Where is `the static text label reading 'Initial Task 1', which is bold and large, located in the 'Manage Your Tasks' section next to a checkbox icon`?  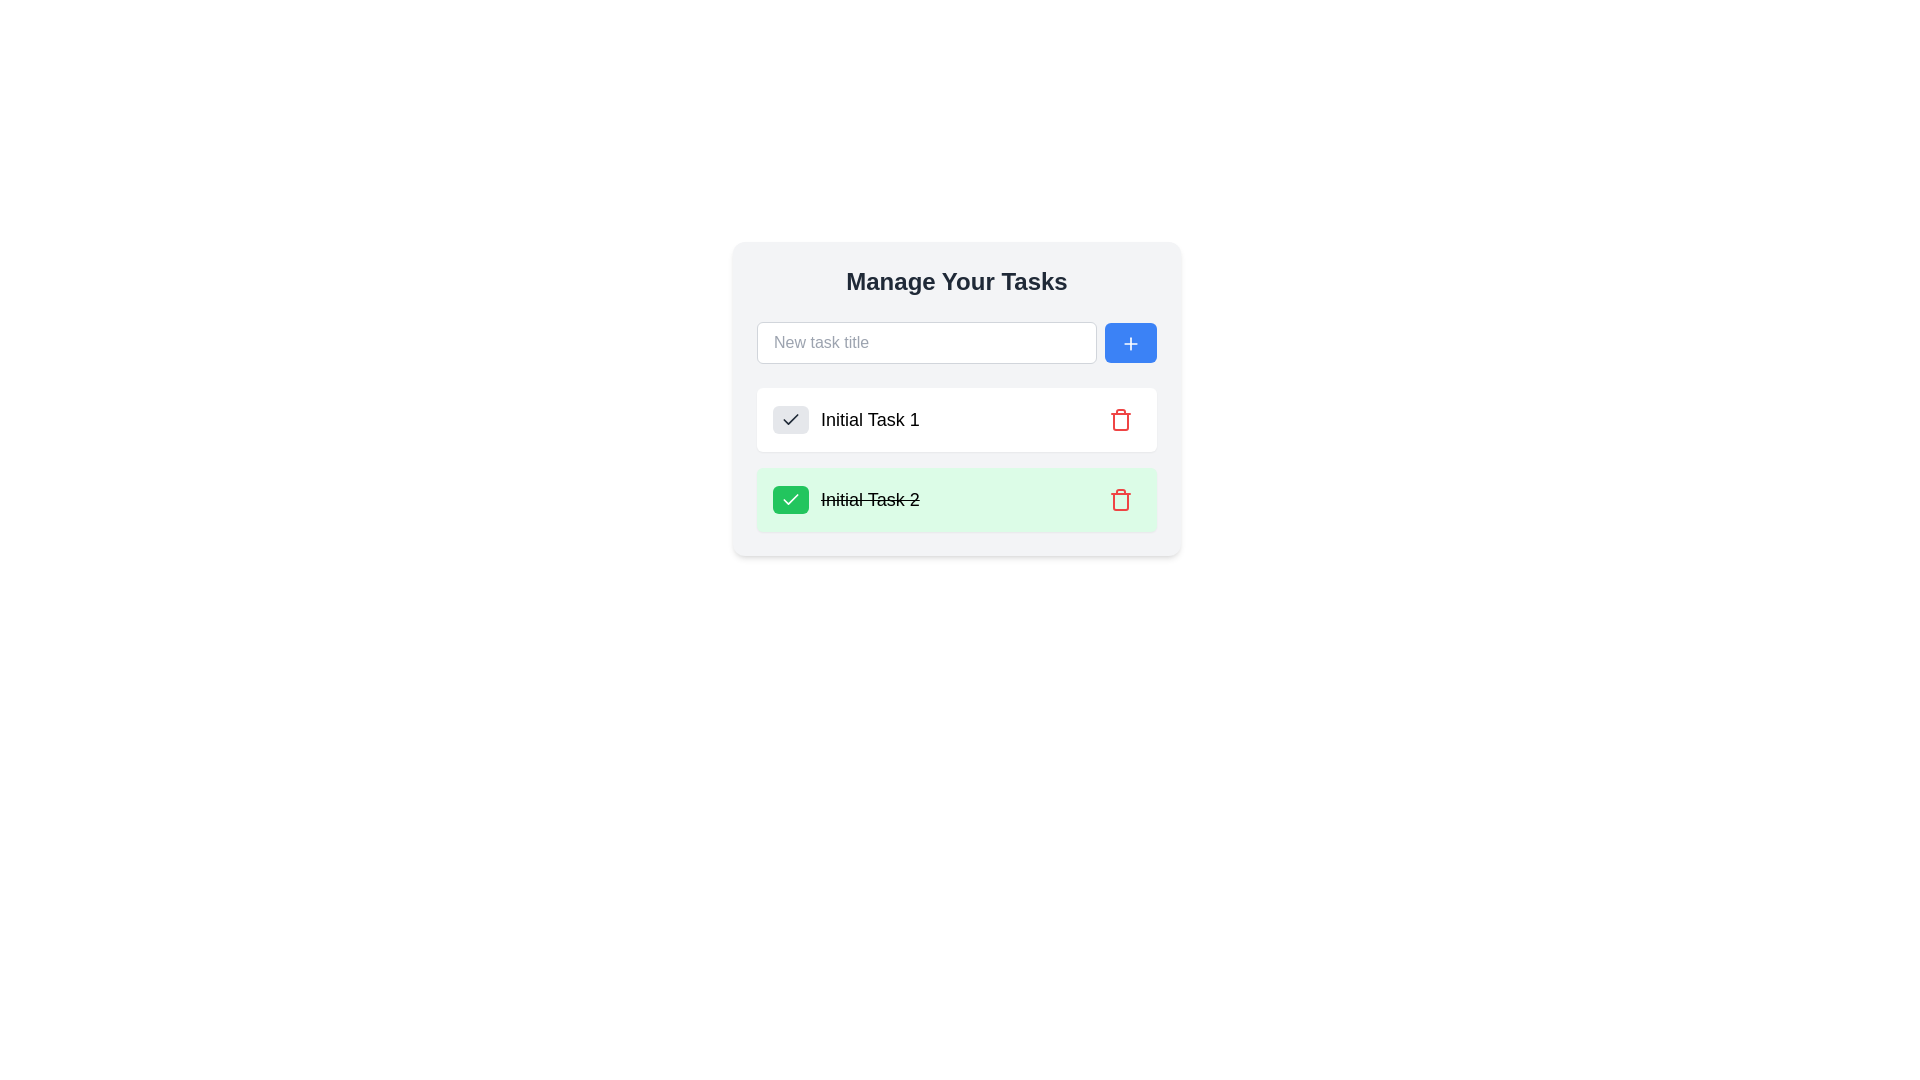 the static text label reading 'Initial Task 1', which is bold and large, located in the 'Manage Your Tasks' section next to a checkbox icon is located at coordinates (846, 419).